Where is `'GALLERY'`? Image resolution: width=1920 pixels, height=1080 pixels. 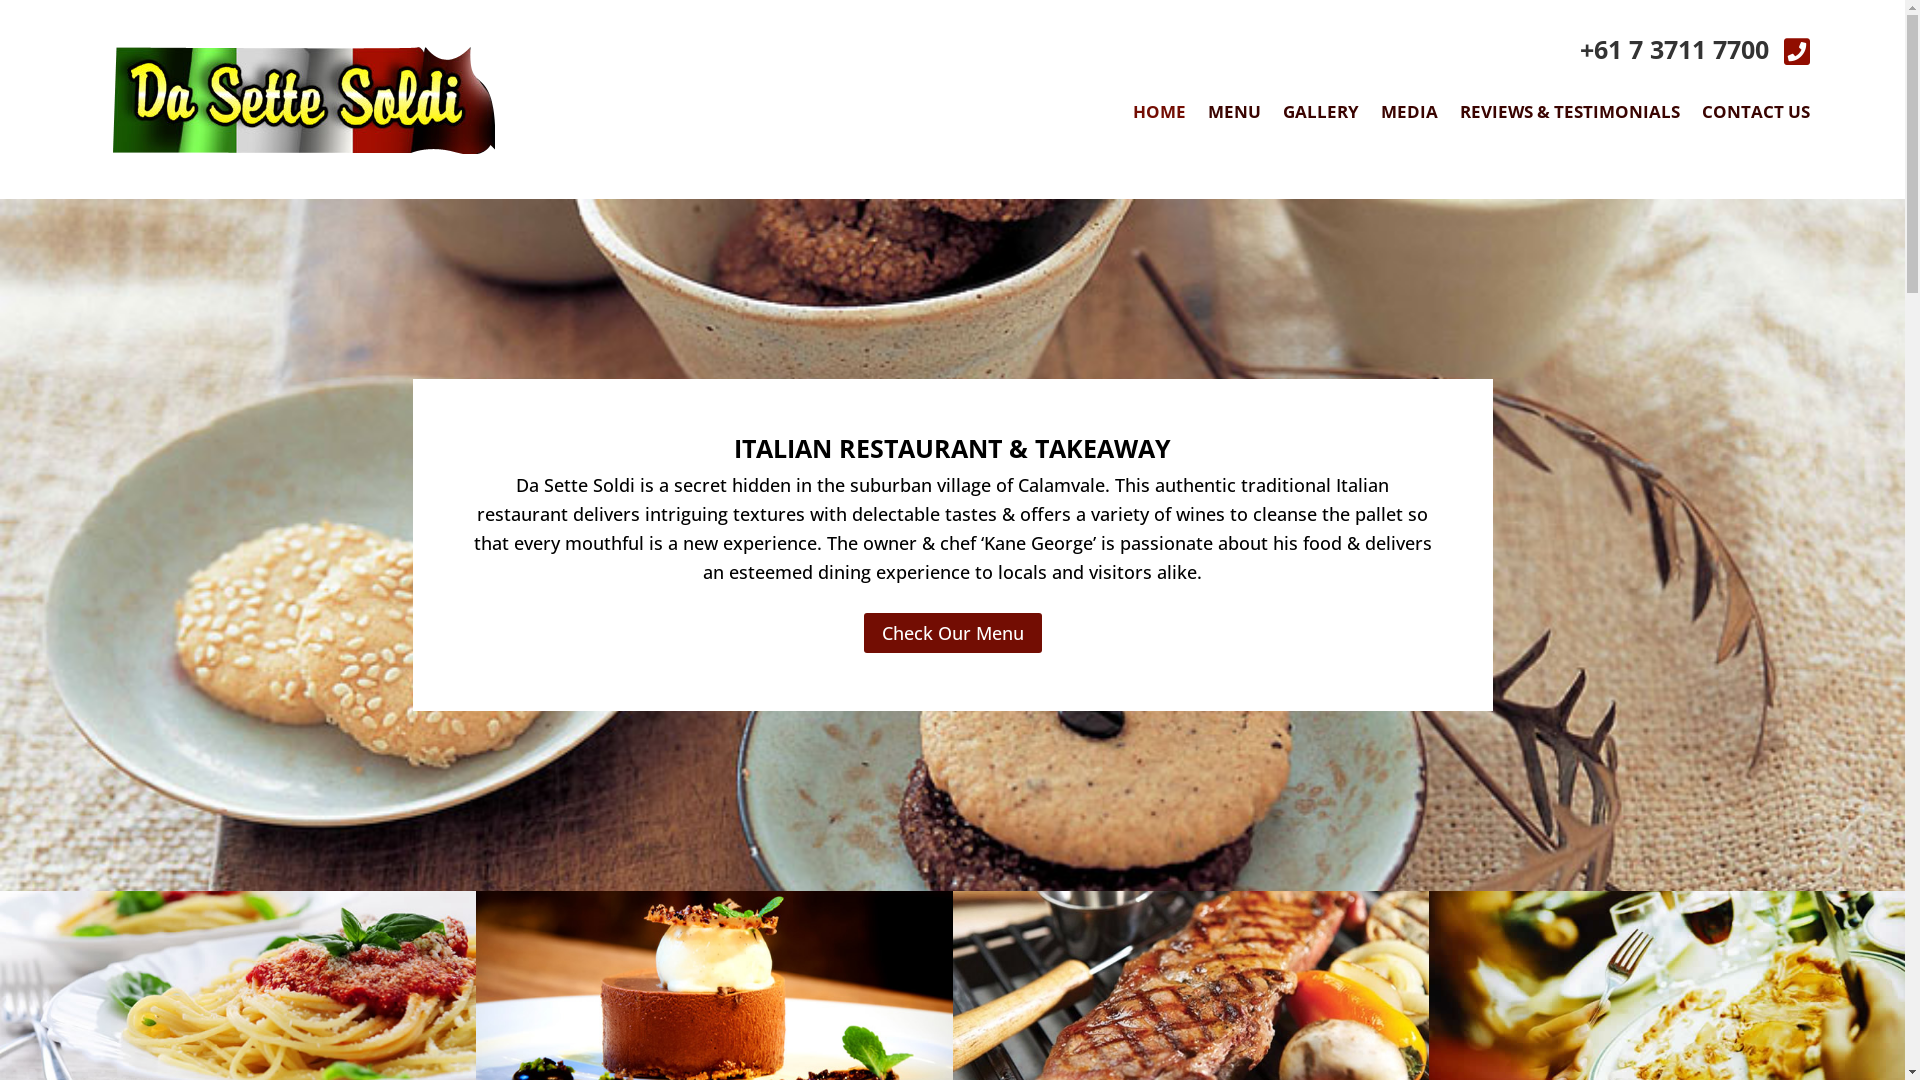
'GALLERY' is located at coordinates (1320, 115).